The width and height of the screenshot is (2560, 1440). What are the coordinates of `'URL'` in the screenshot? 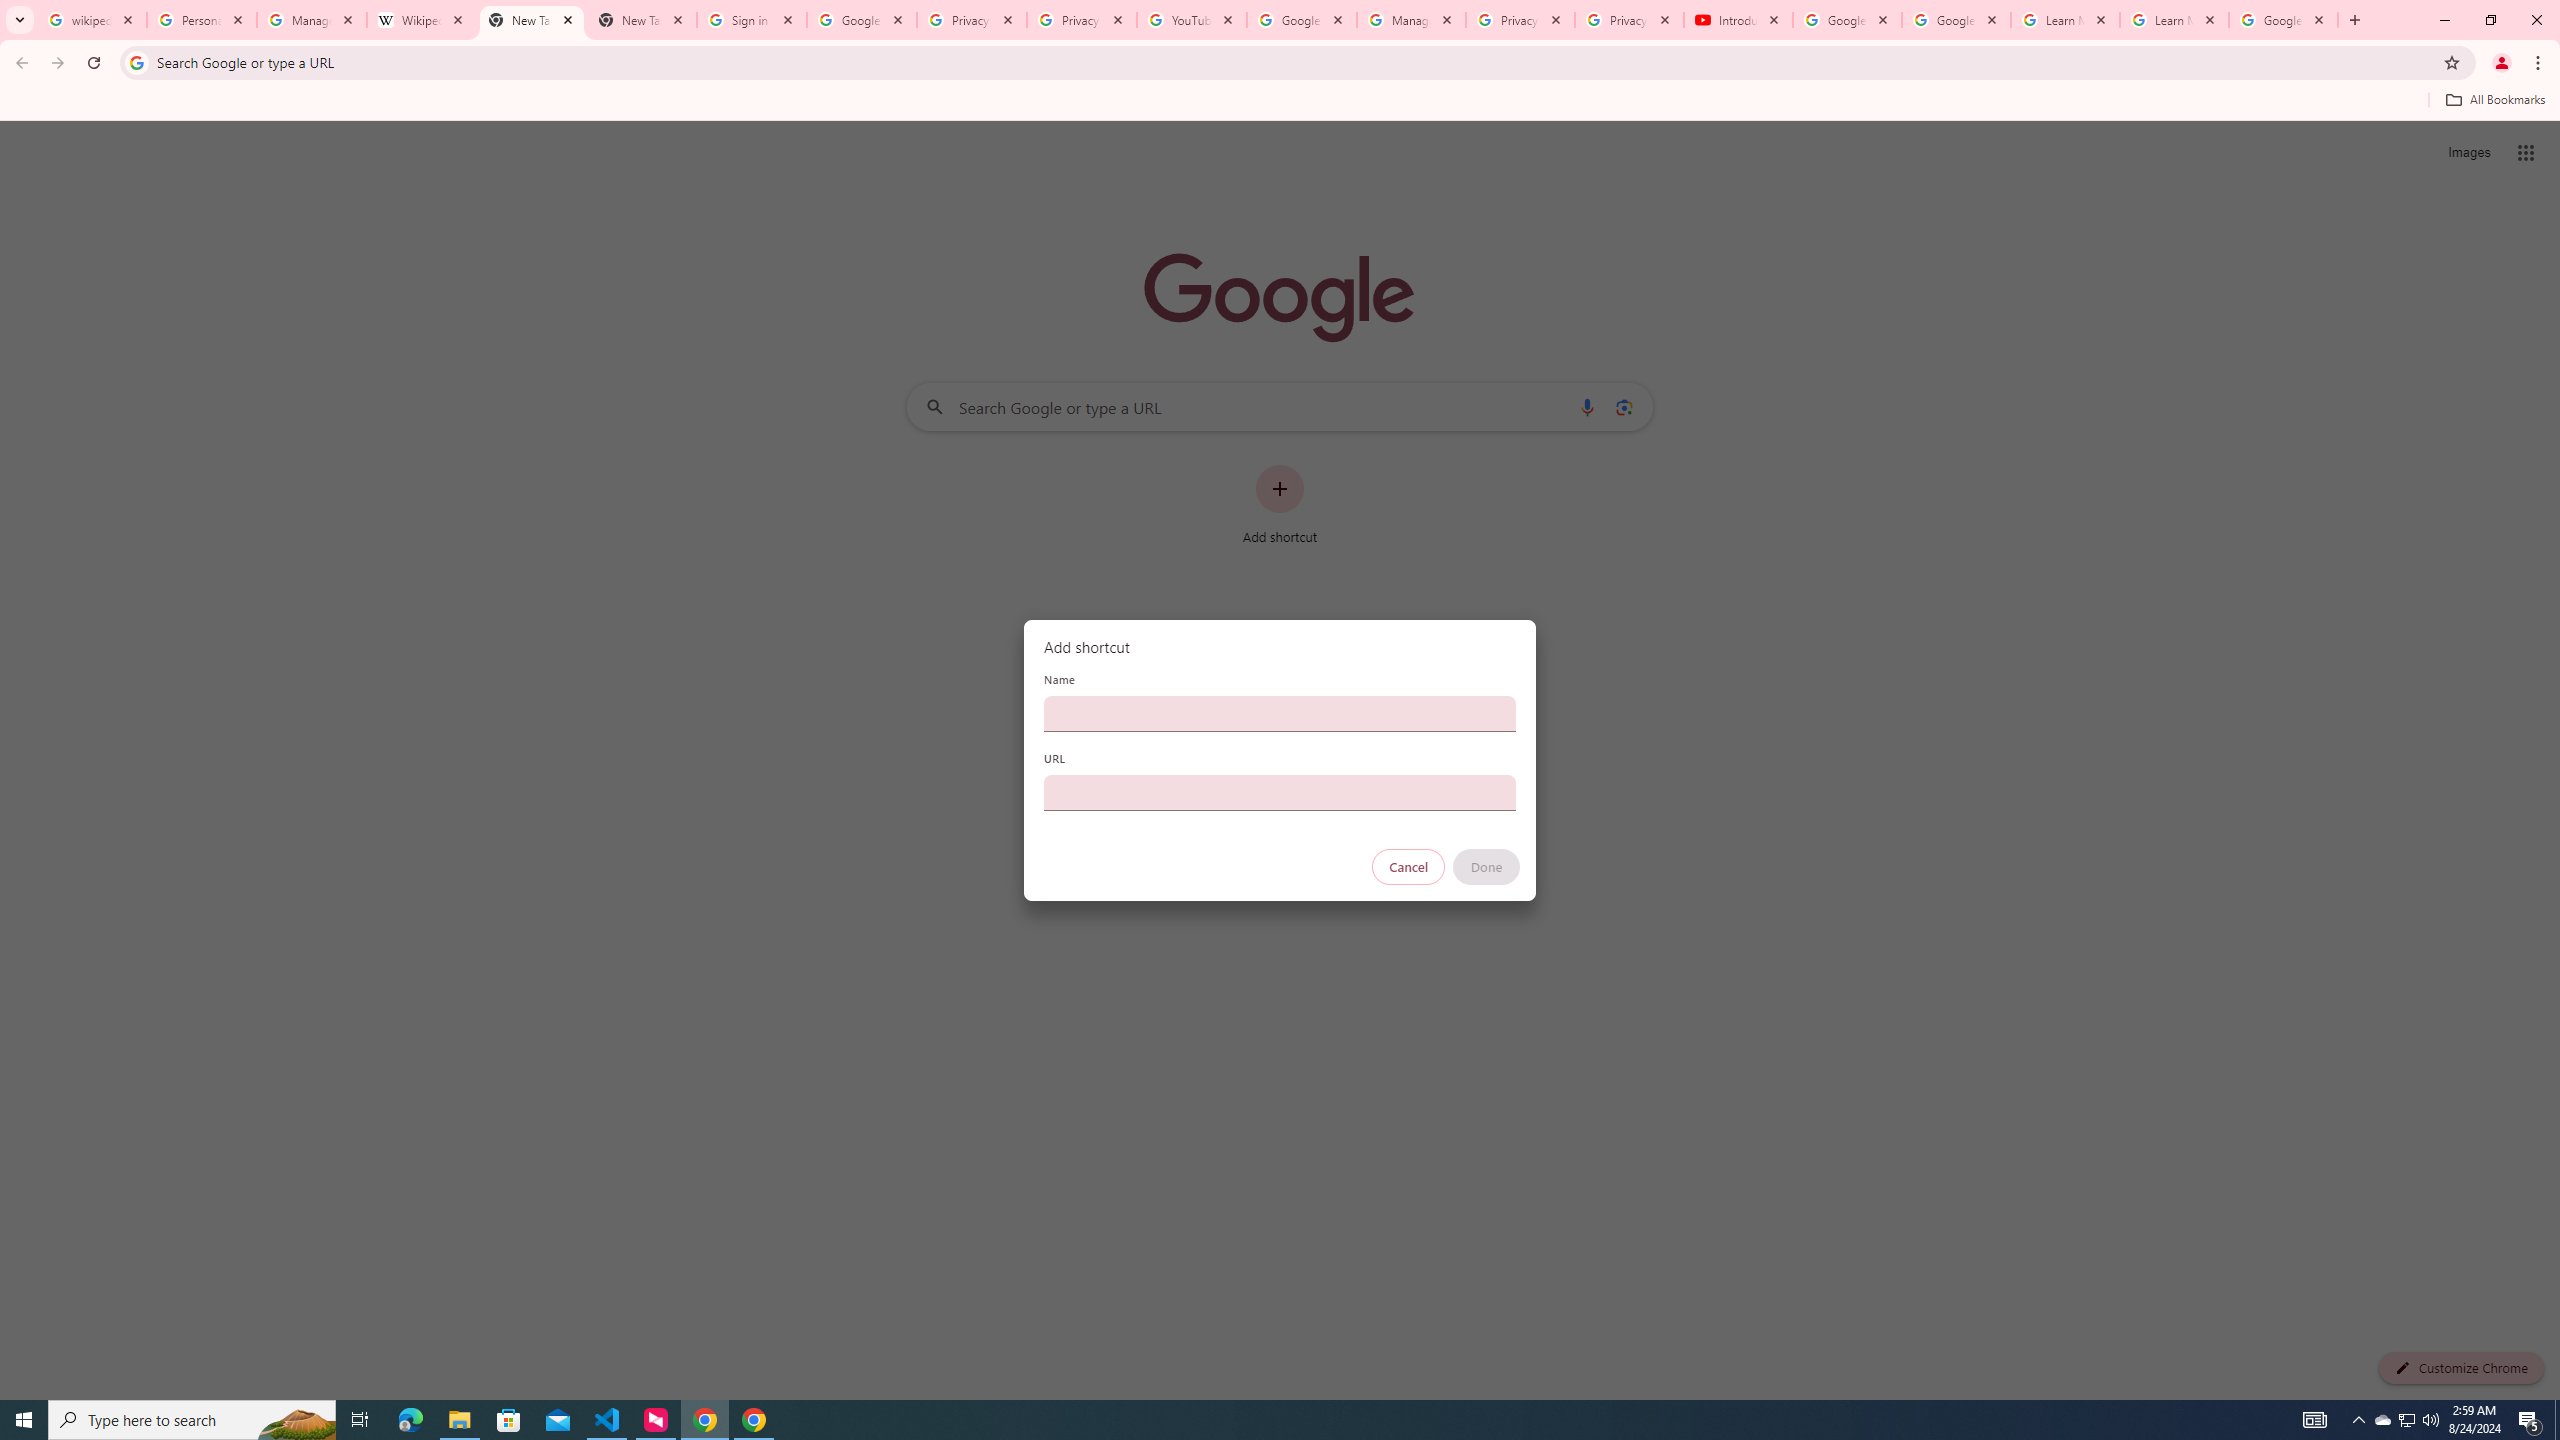 It's located at (1280, 792).